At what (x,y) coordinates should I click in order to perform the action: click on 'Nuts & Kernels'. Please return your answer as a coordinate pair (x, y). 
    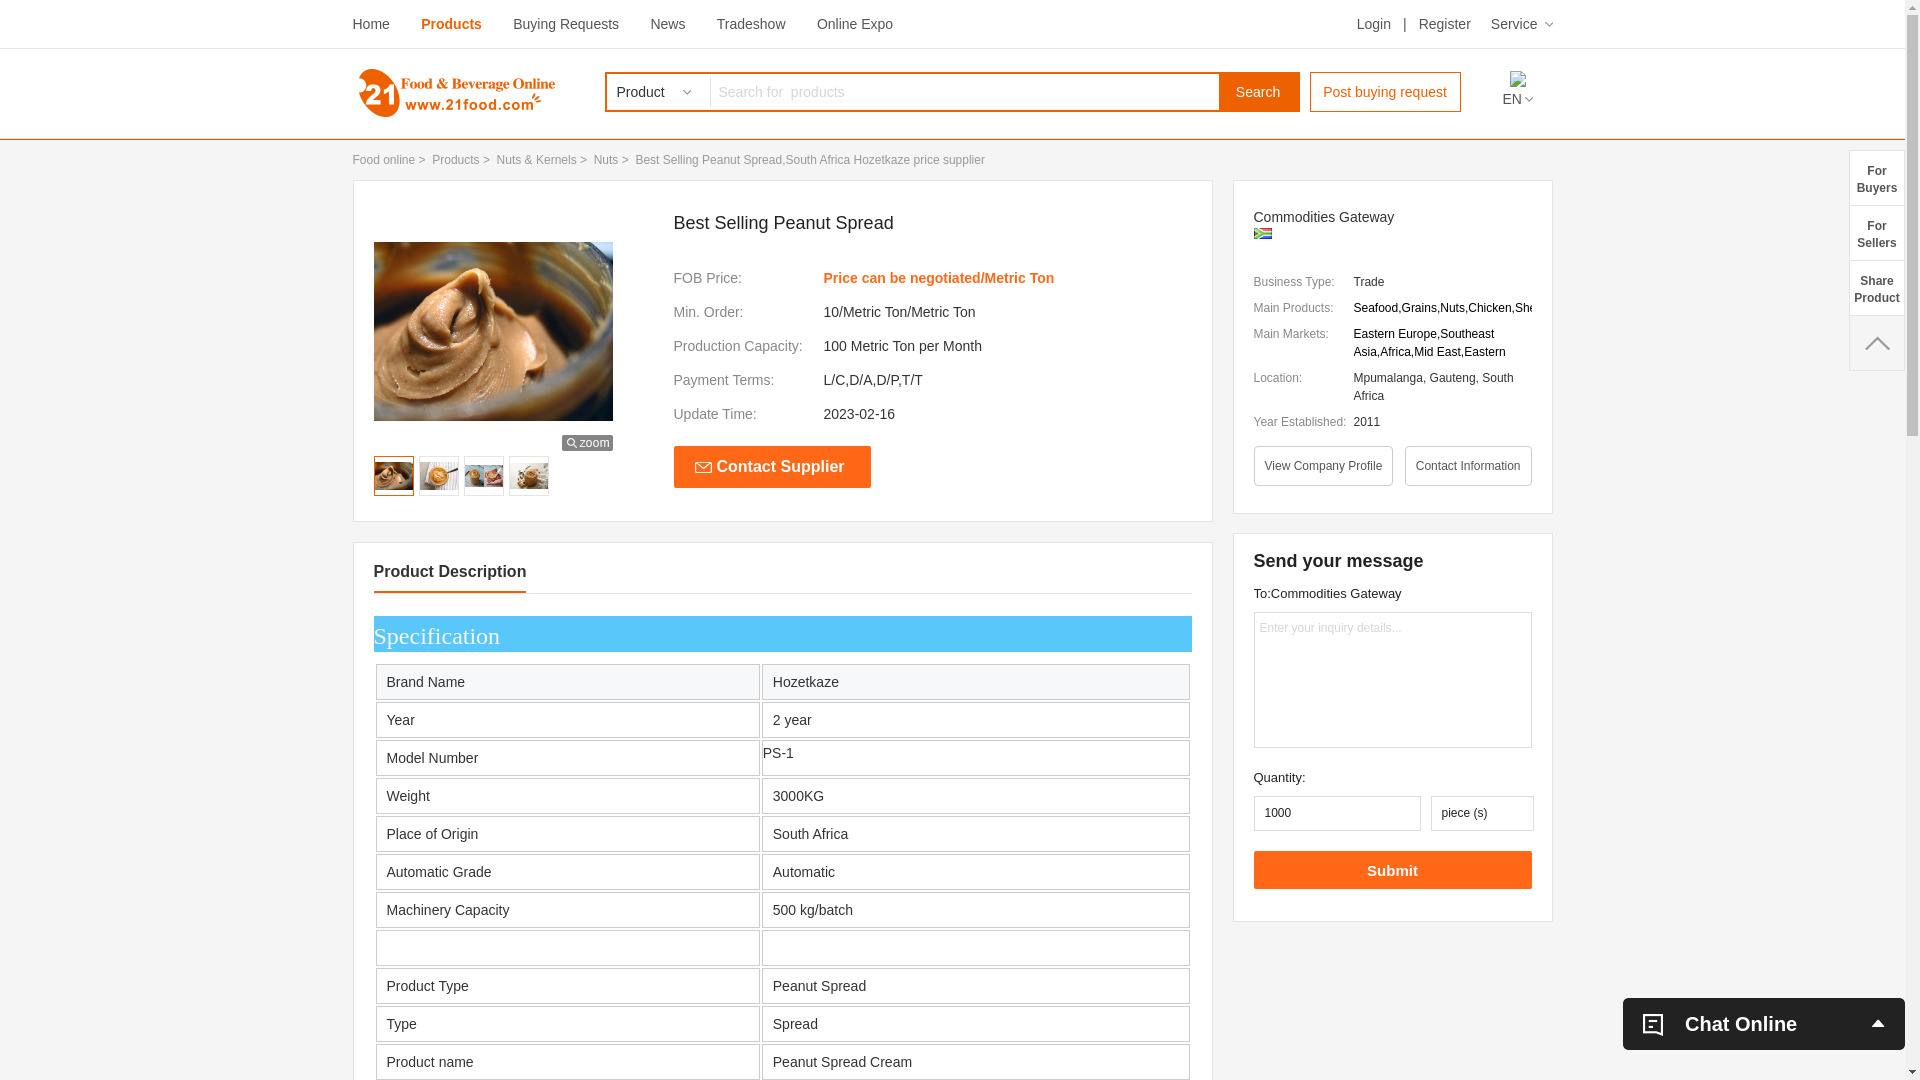
    Looking at the image, I should click on (497, 158).